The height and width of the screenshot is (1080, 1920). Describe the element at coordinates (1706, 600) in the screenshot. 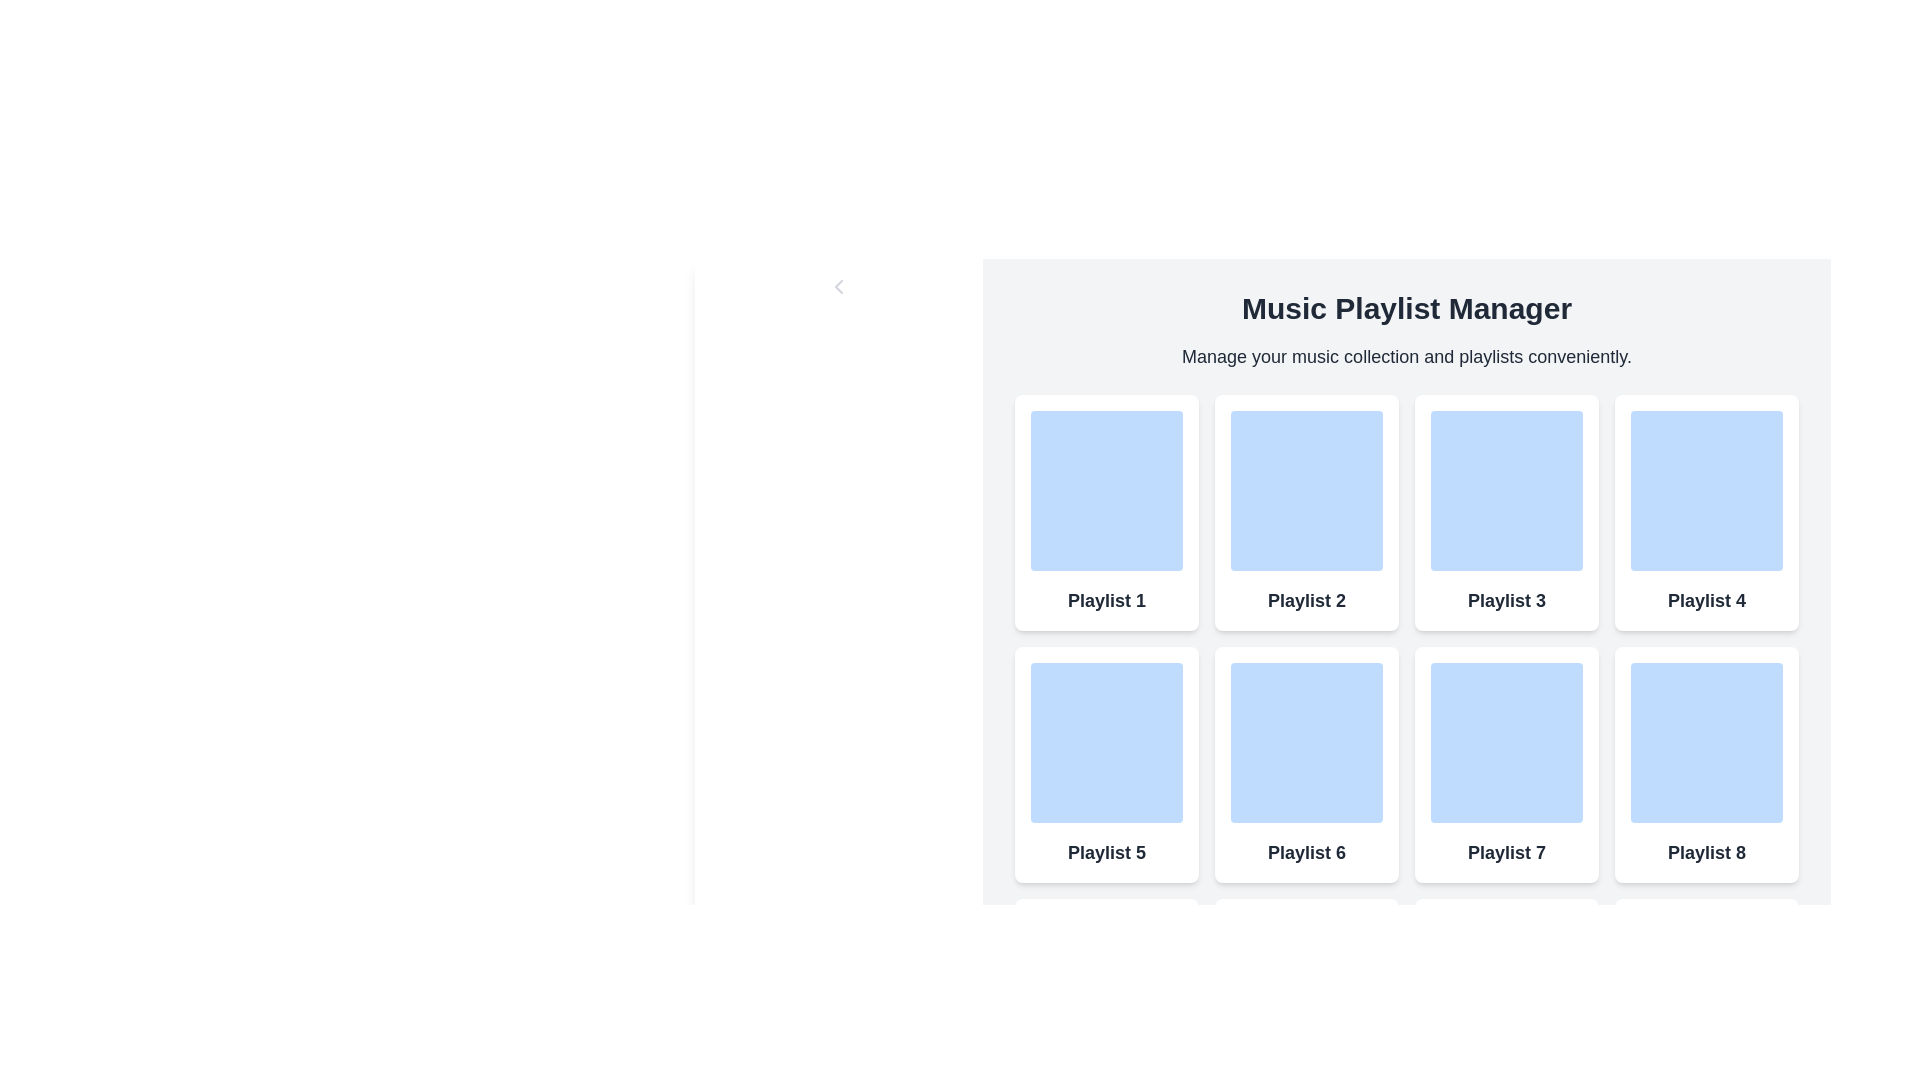

I see `the static text label reading 'Playlist 4', which is styled with a bold and large font and located below a blue rectangle indicative of a playlist thumbnail area` at that location.